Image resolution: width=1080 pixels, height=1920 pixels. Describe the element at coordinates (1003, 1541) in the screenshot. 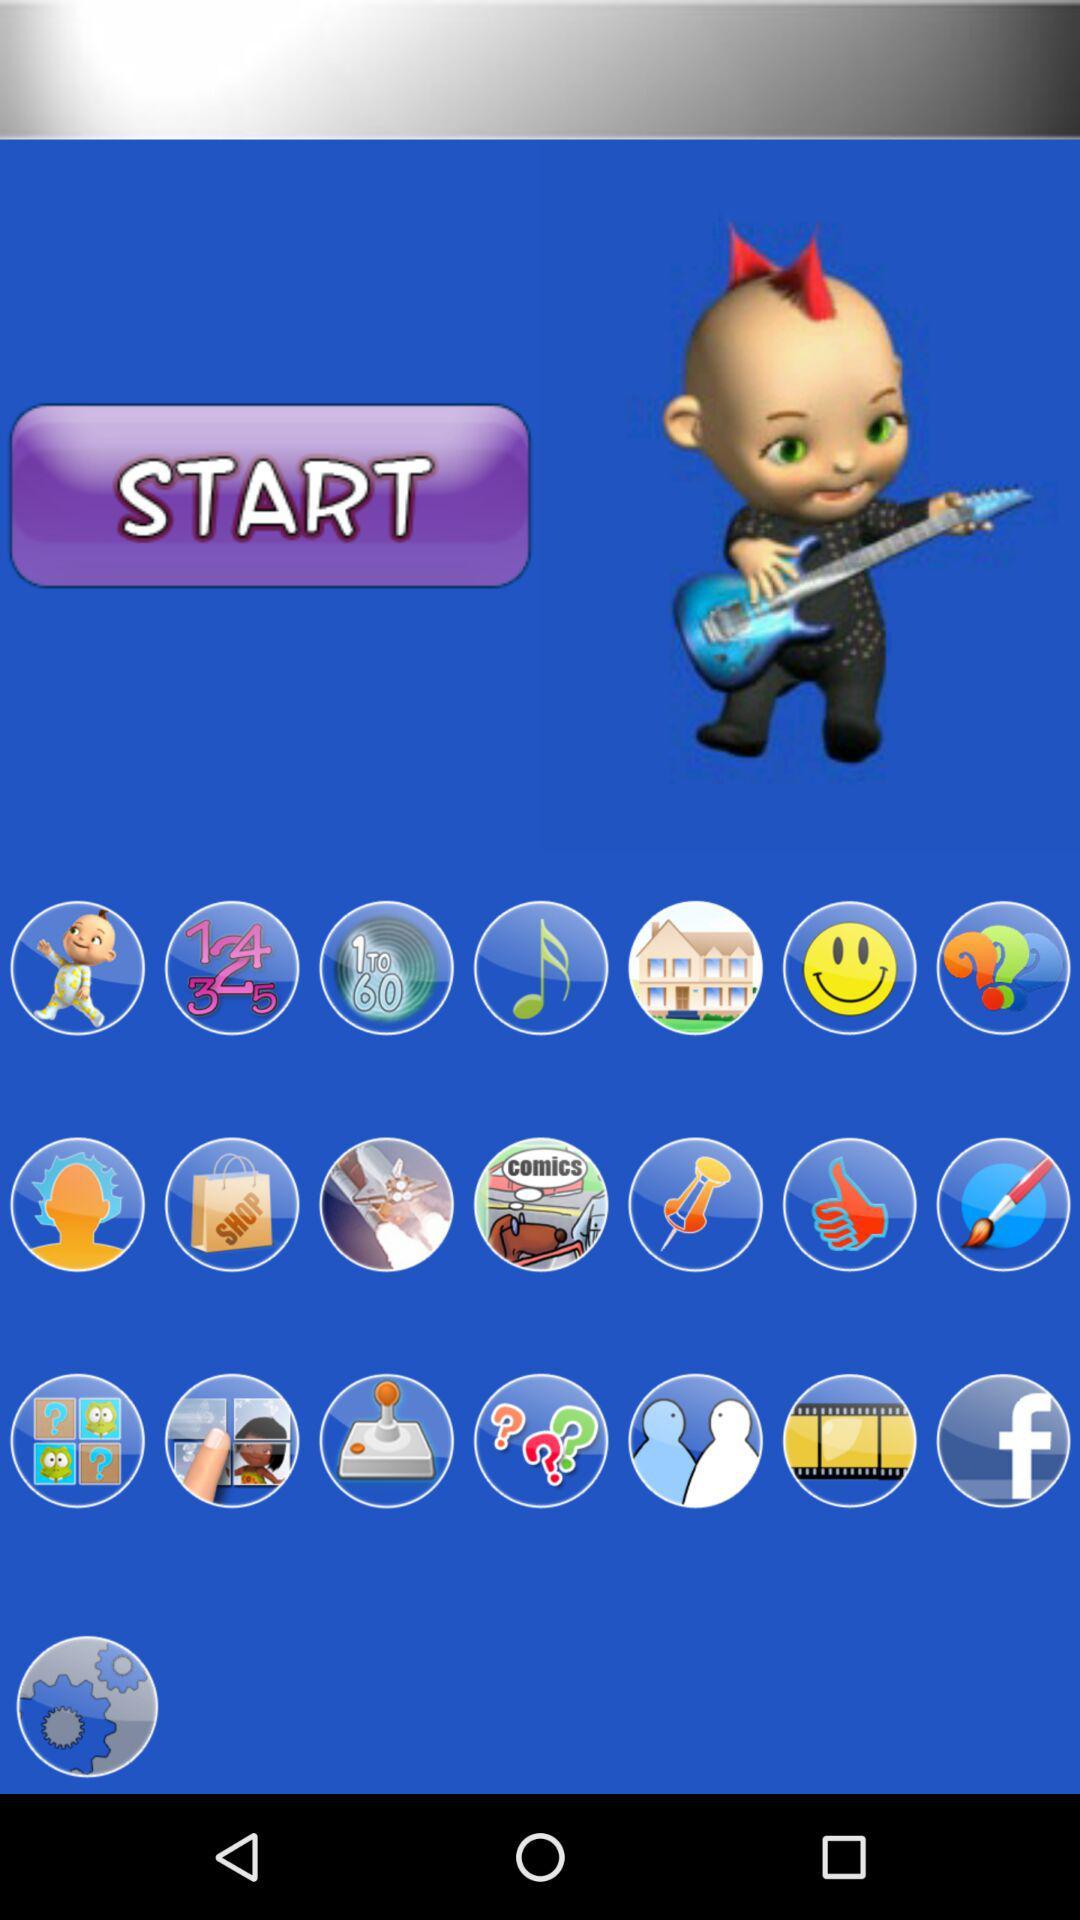

I see `the facebook icon` at that location.